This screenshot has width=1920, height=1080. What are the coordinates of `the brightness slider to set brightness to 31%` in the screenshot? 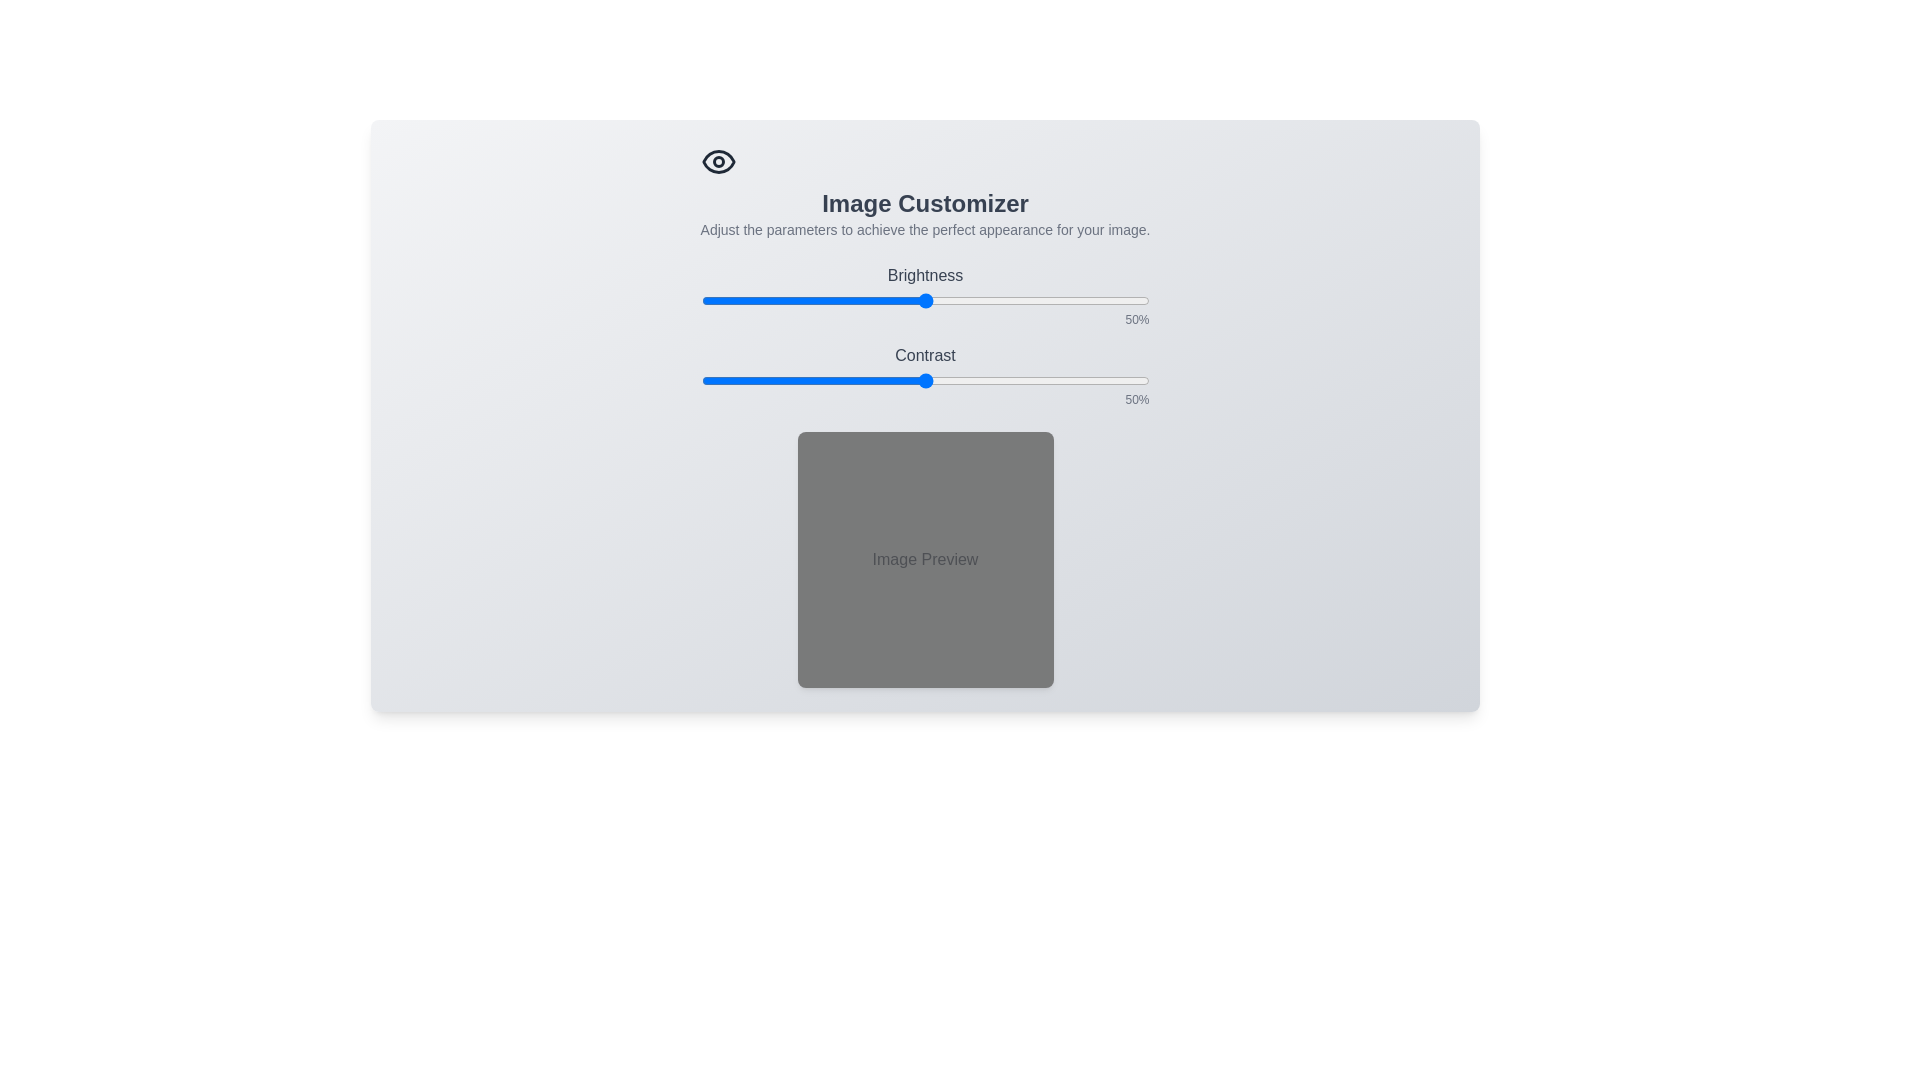 It's located at (840, 300).